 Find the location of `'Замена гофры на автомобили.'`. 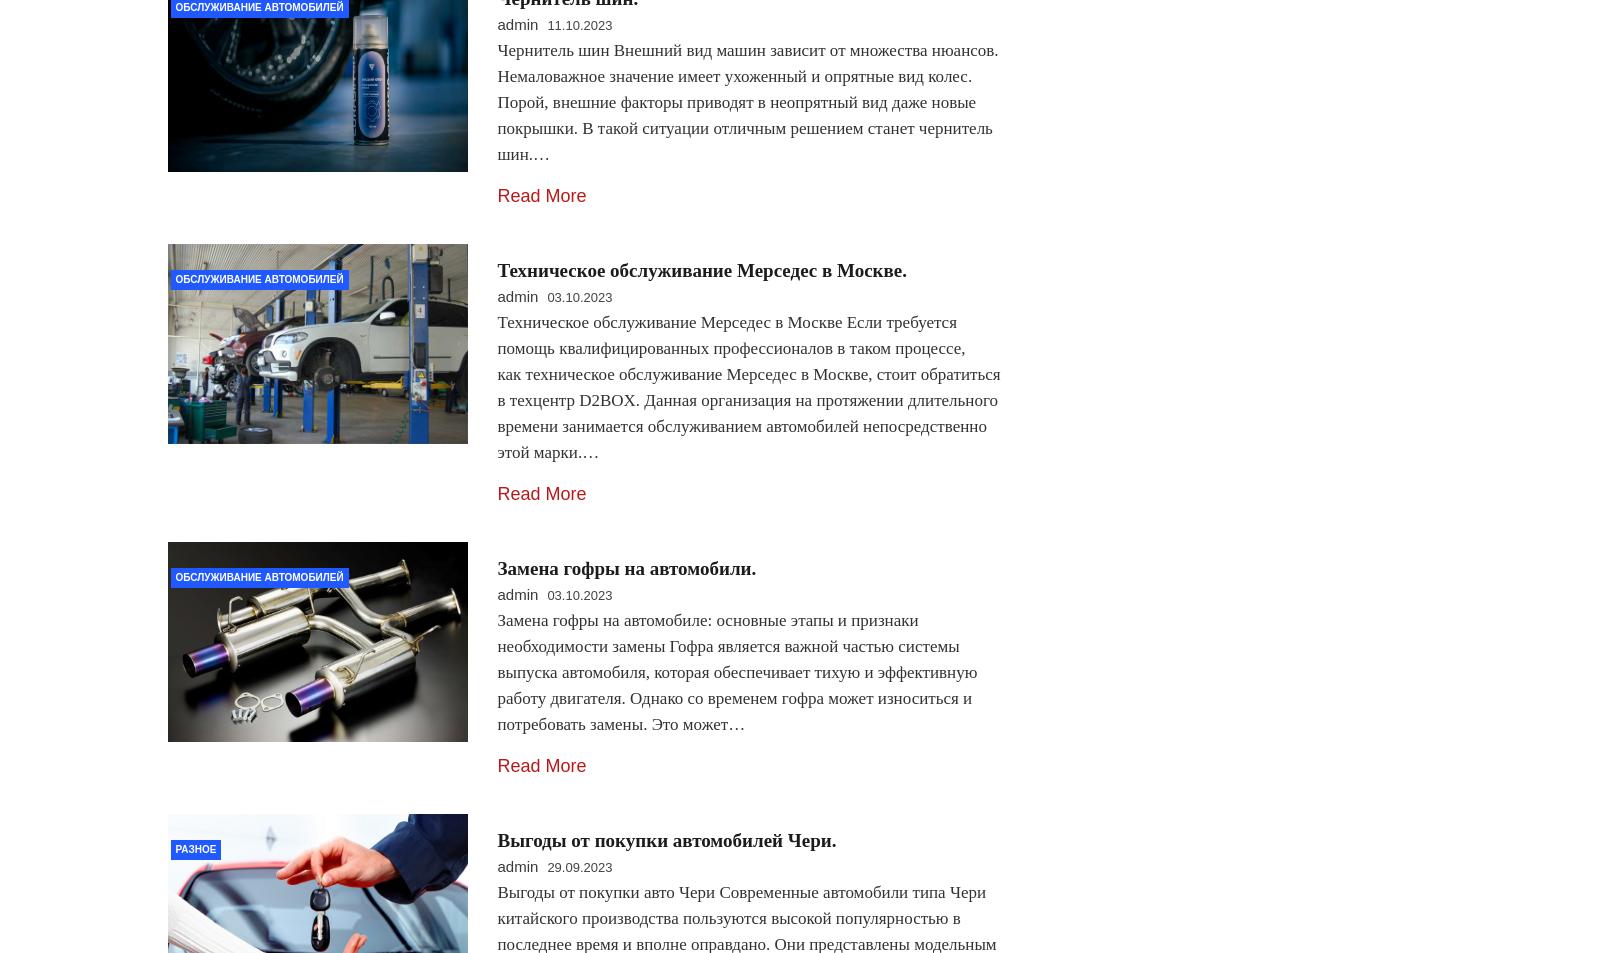

'Замена гофры на автомобили.' is located at coordinates (495, 568).